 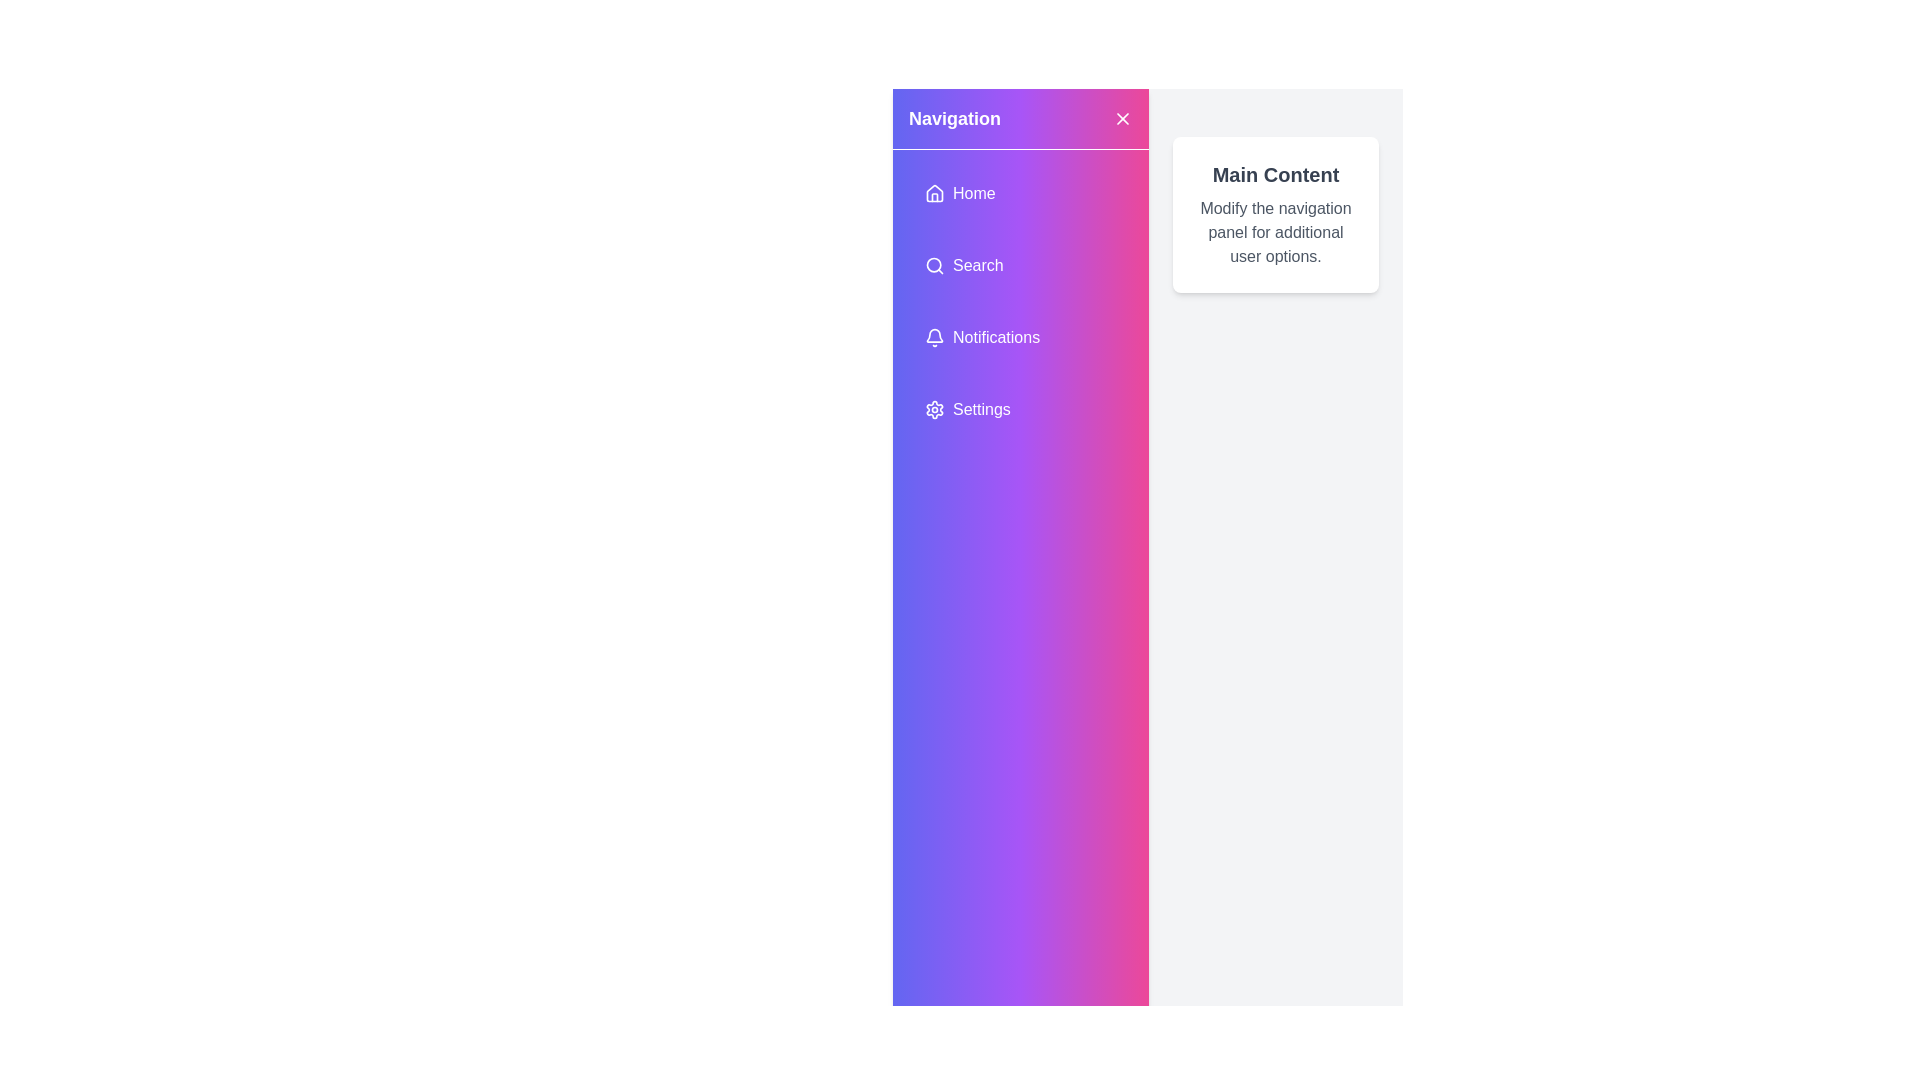 What do you see at coordinates (933, 264) in the screenshot?
I see `the SVG Circle Element representing the magnifying lens of the search icon in the navigation menu` at bounding box center [933, 264].